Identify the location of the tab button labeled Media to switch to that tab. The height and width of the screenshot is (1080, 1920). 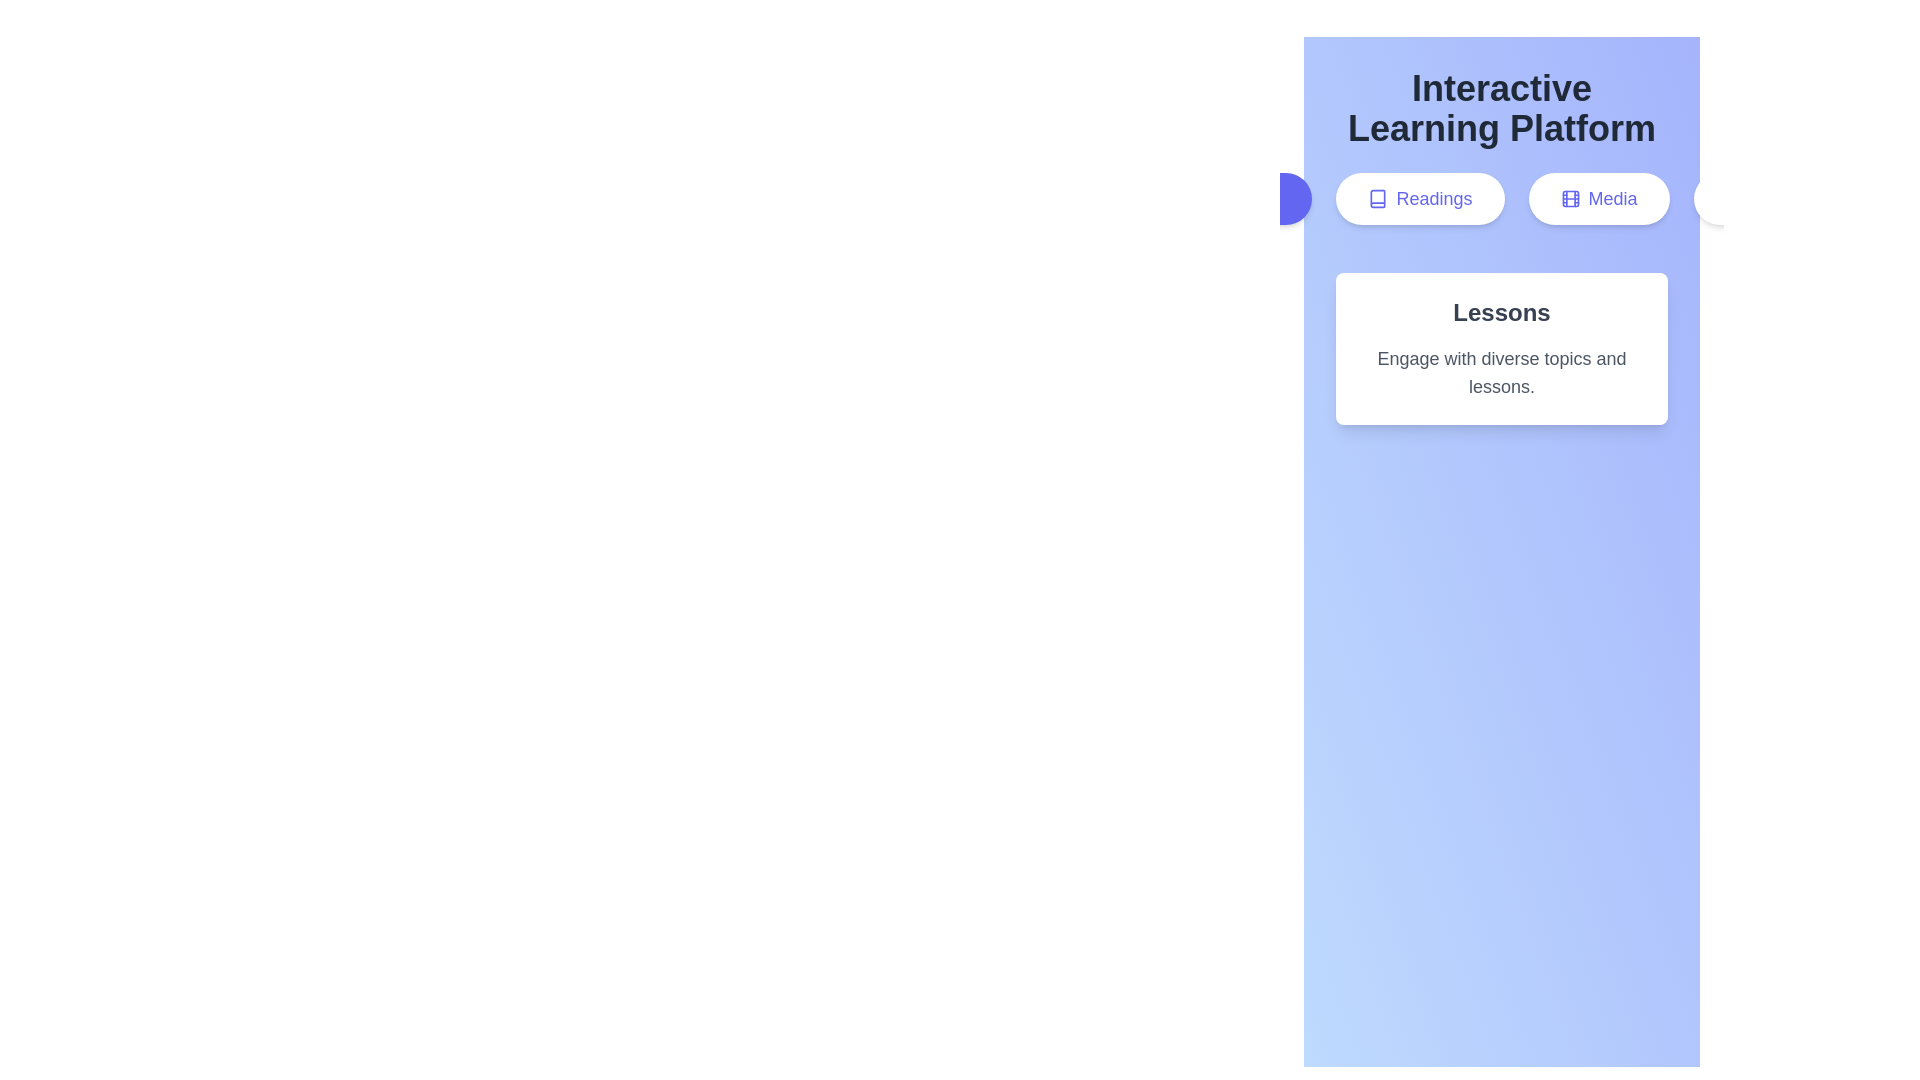
(1597, 199).